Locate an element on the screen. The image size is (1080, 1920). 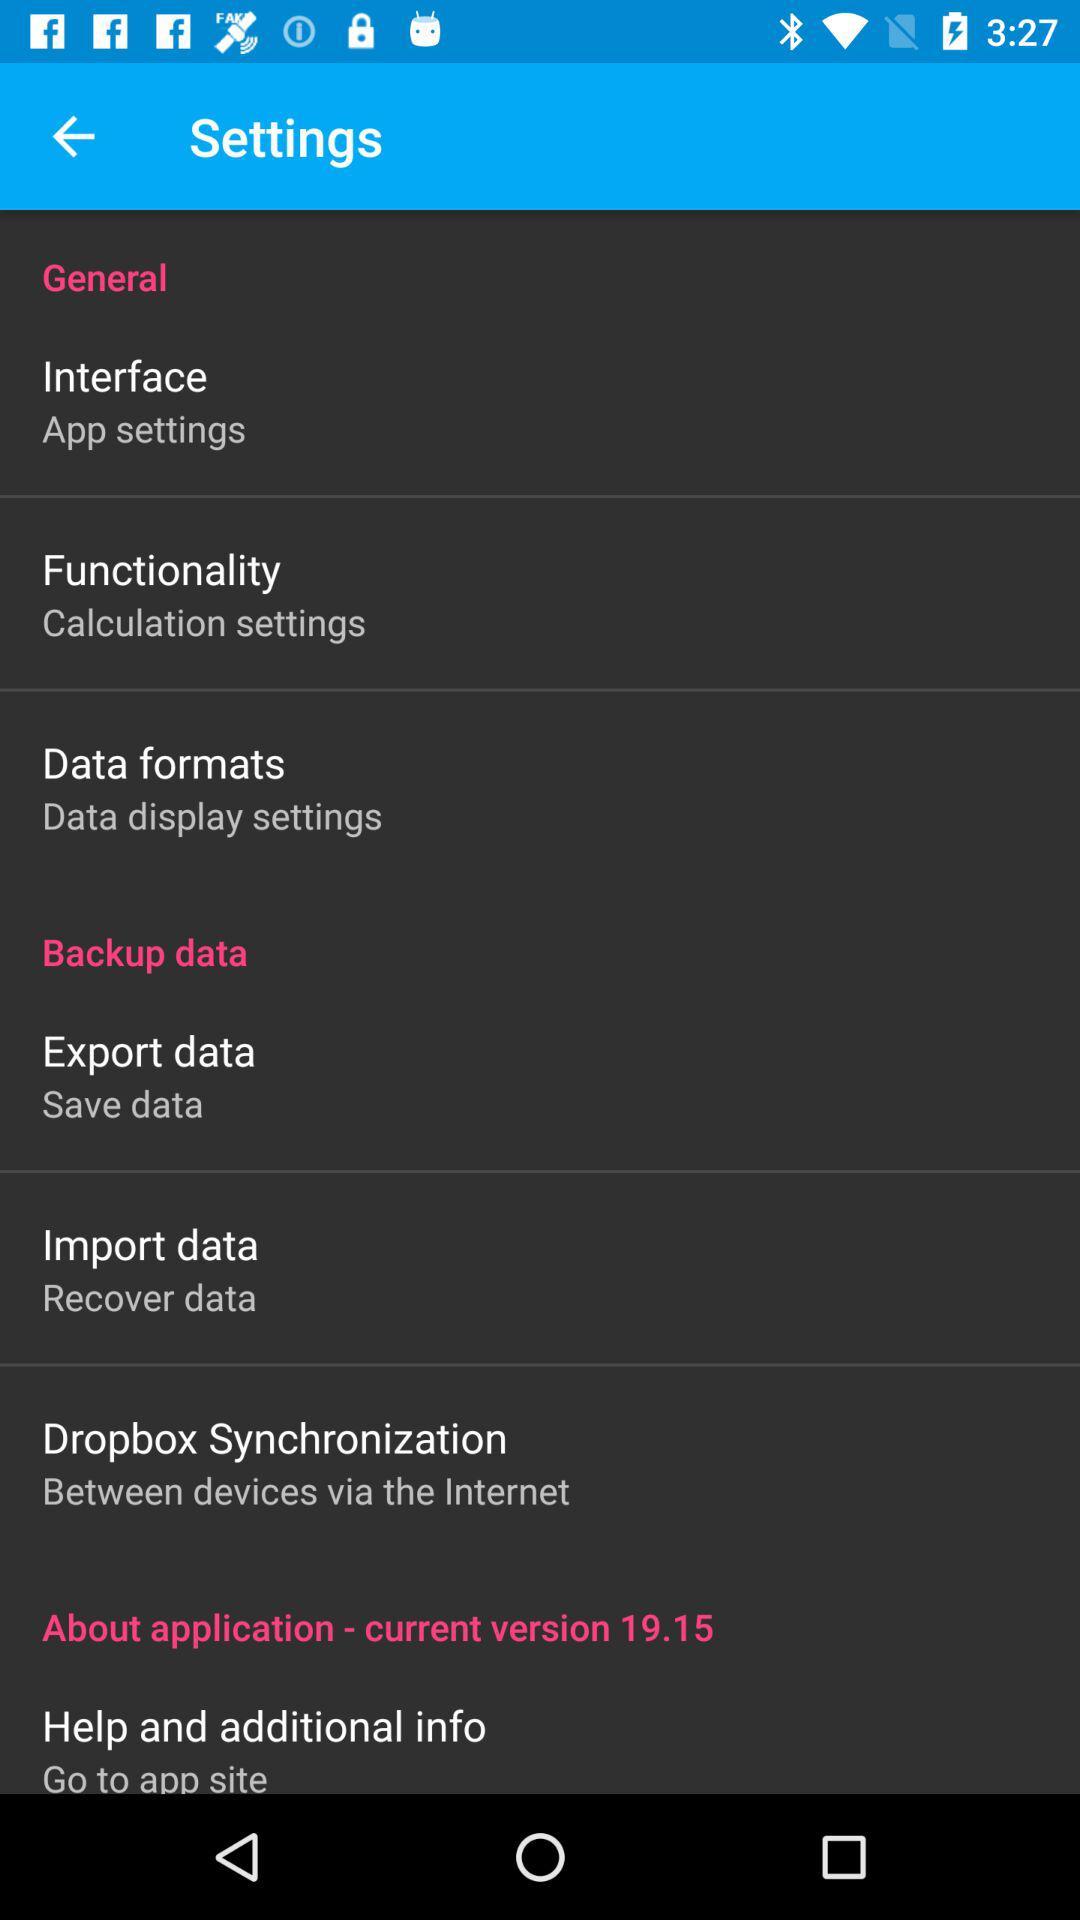
the save data icon is located at coordinates (123, 1102).